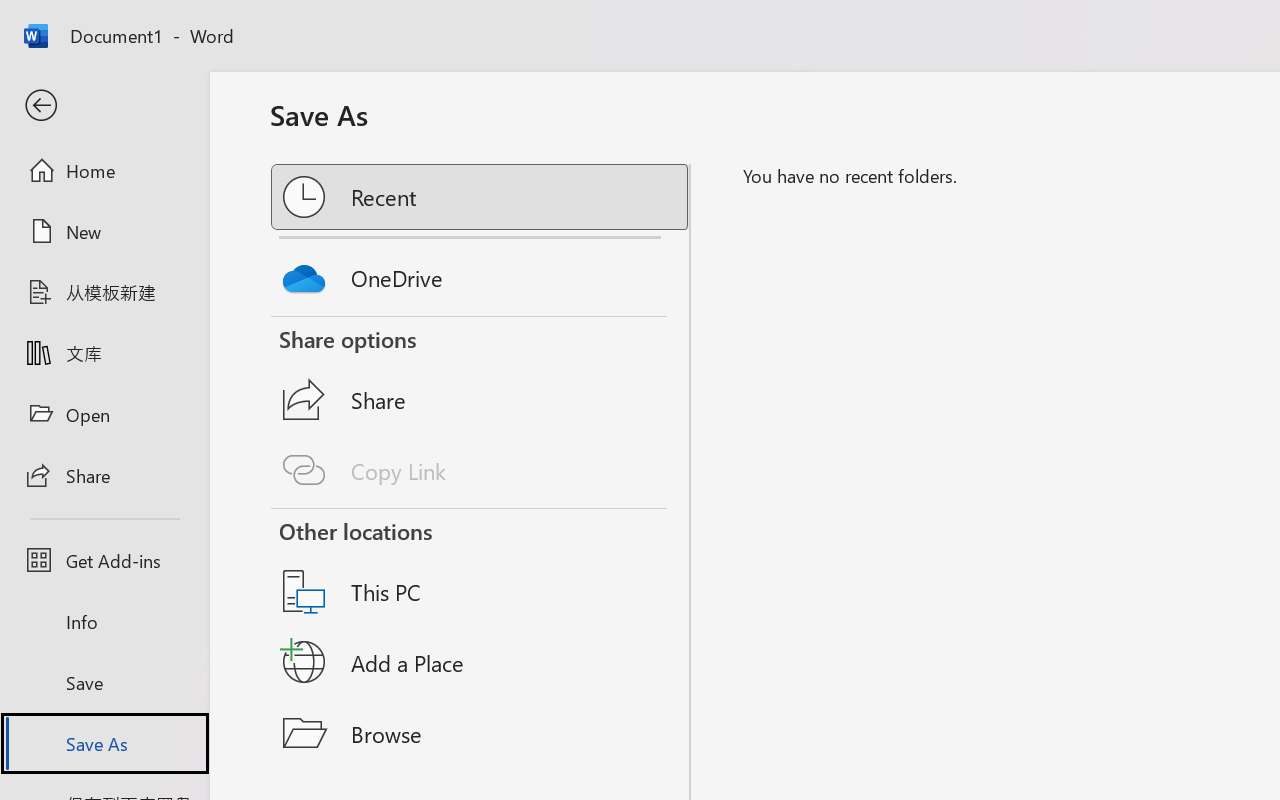 This screenshot has height=800, width=1280. Describe the element at coordinates (481, 470) in the screenshot. I see `'Copy Link'` at that location.